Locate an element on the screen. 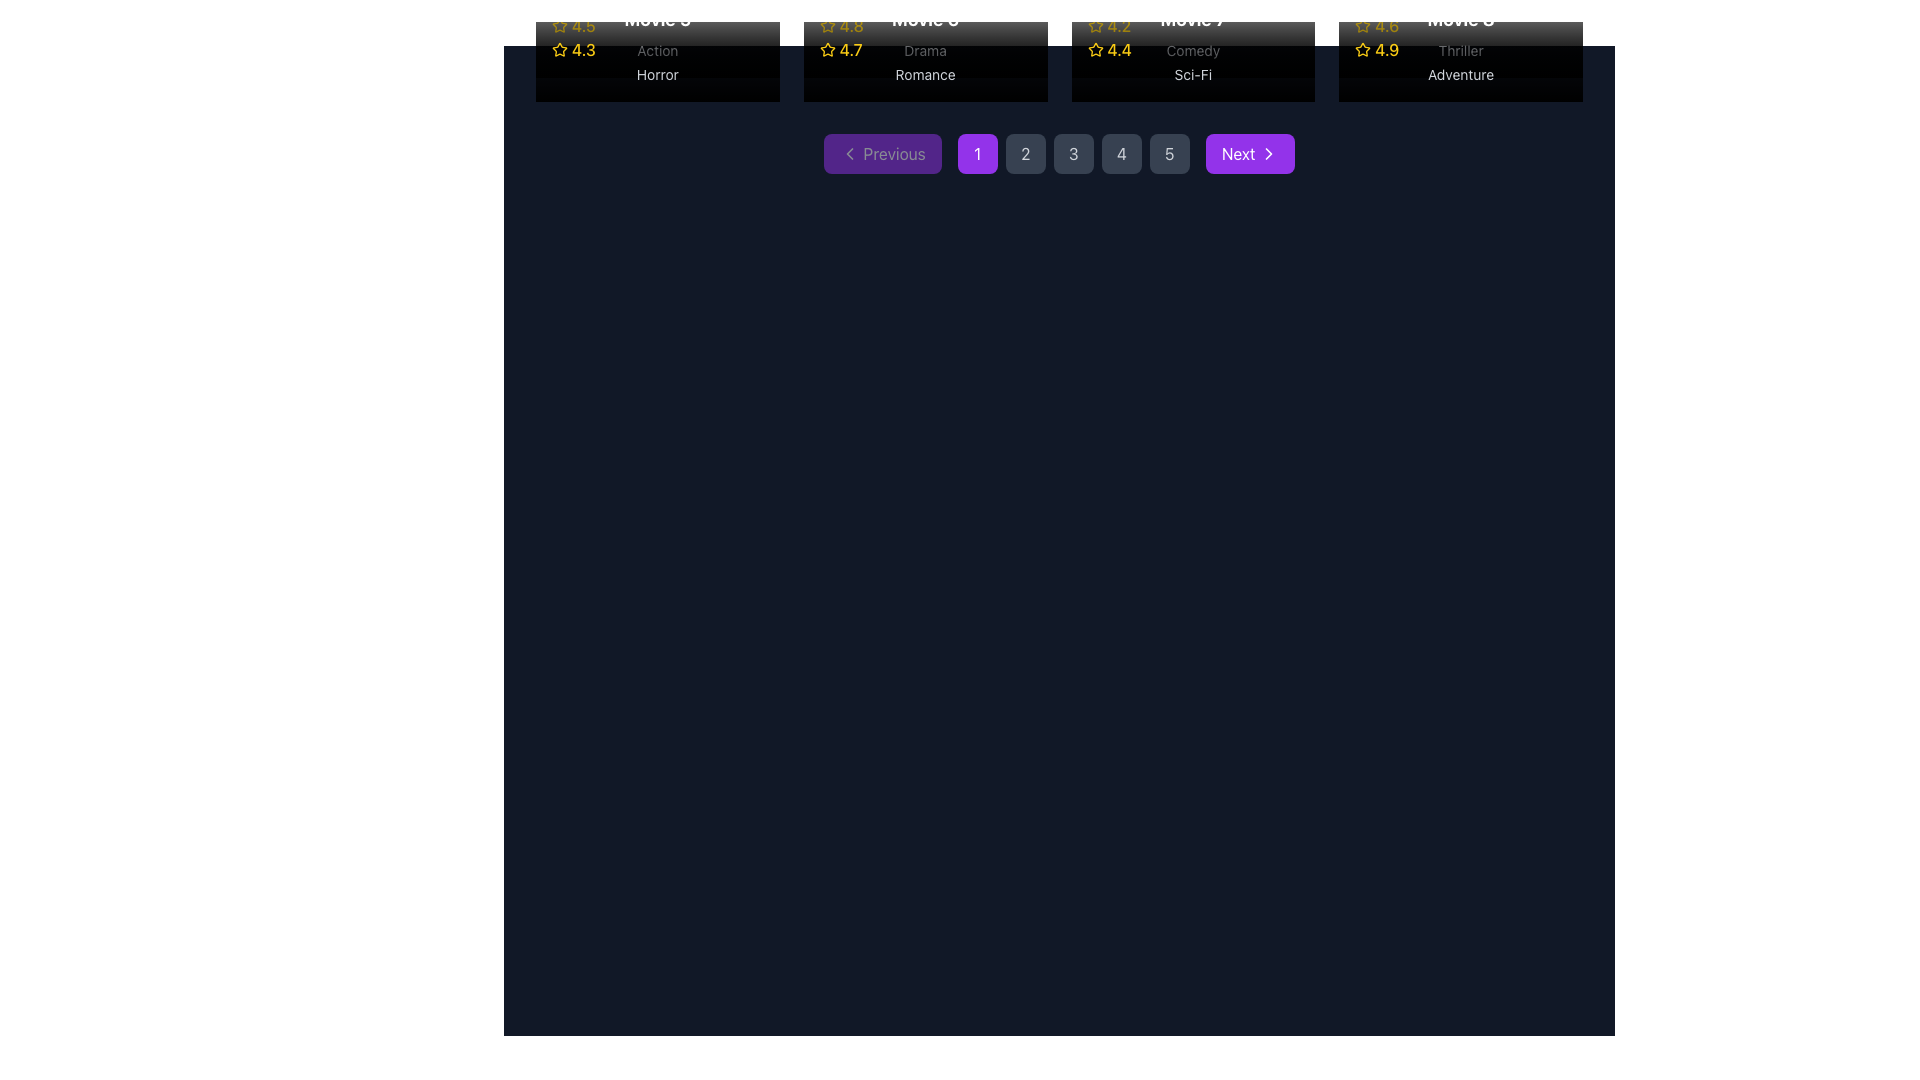 This screenshot has height=1080, width=1920. the button for selecting the third page in the pagination control is located at coordinates (1058, 153).